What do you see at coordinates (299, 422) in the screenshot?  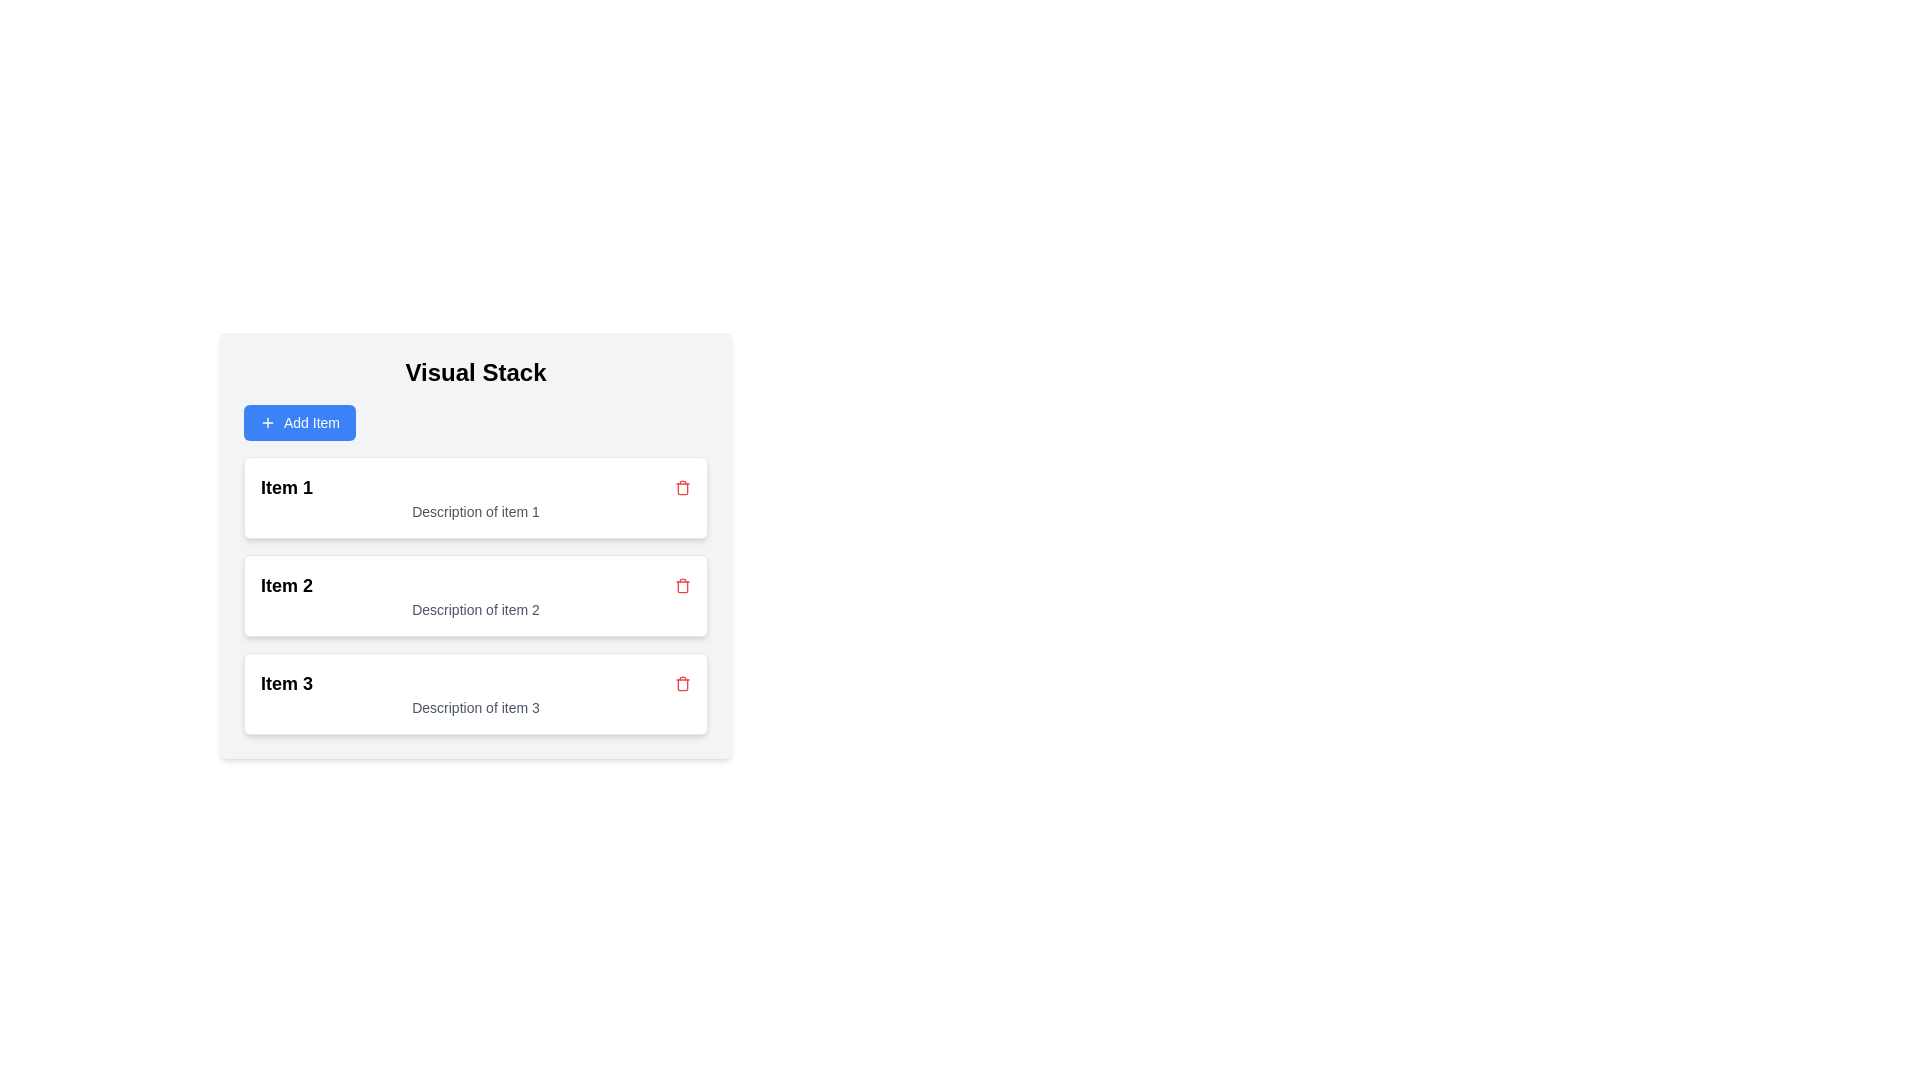 I see `the 'Add Item' button with a blue background and white text located below the 'Visual Stack' header` at bounding box center [299, 422].